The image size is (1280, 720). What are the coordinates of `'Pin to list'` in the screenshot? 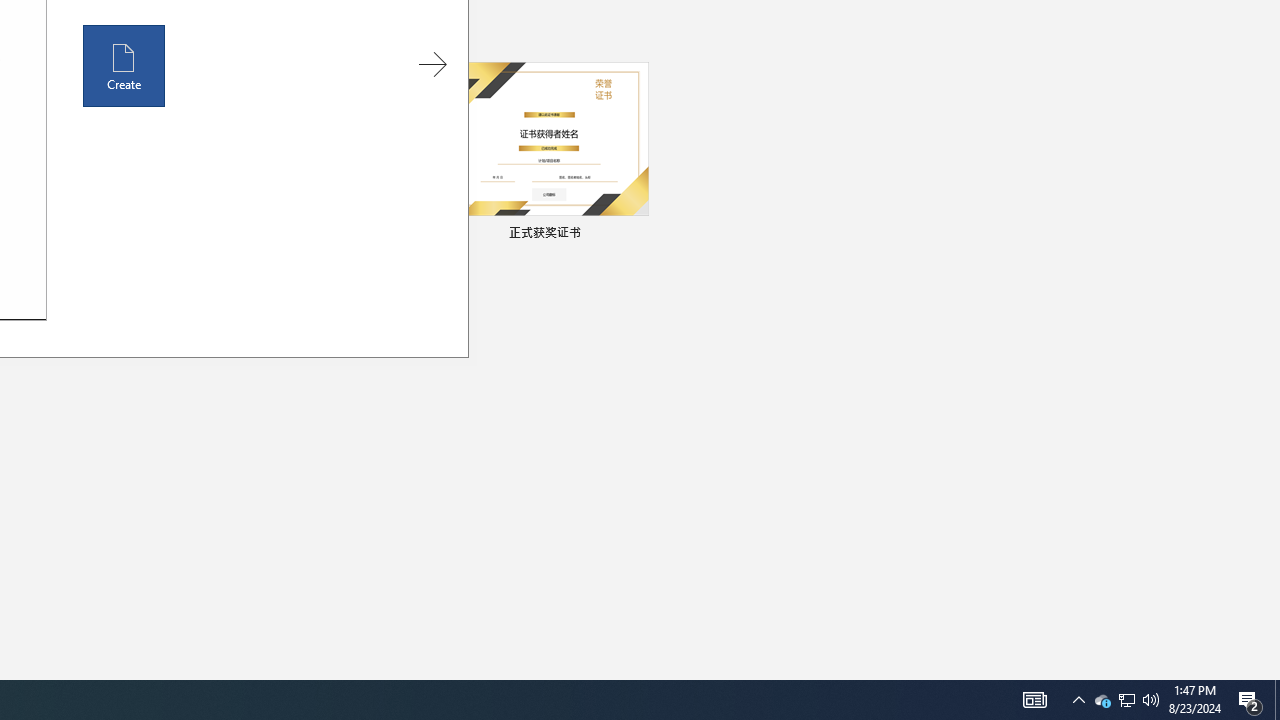 It's located at (635, 234).